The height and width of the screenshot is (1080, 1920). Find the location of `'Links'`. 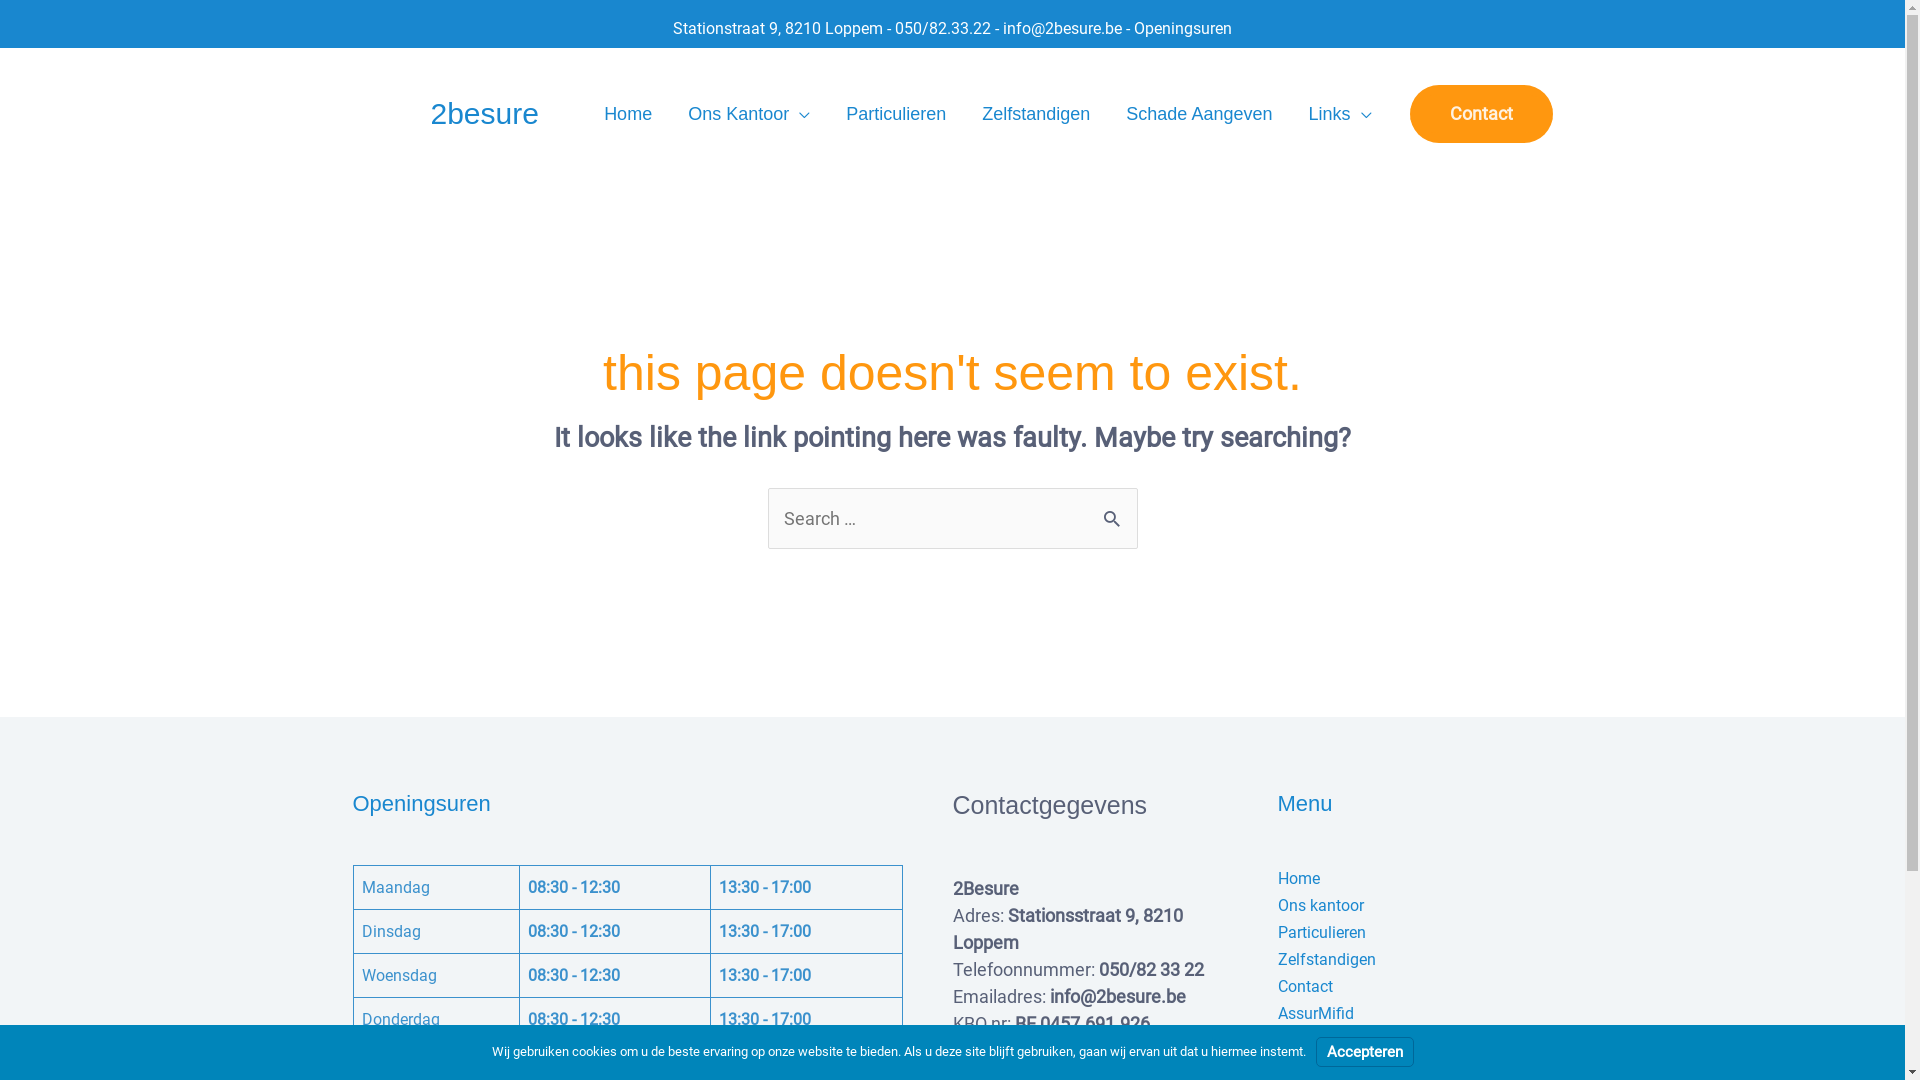

'Links' is located at coordinates (1290, 114).